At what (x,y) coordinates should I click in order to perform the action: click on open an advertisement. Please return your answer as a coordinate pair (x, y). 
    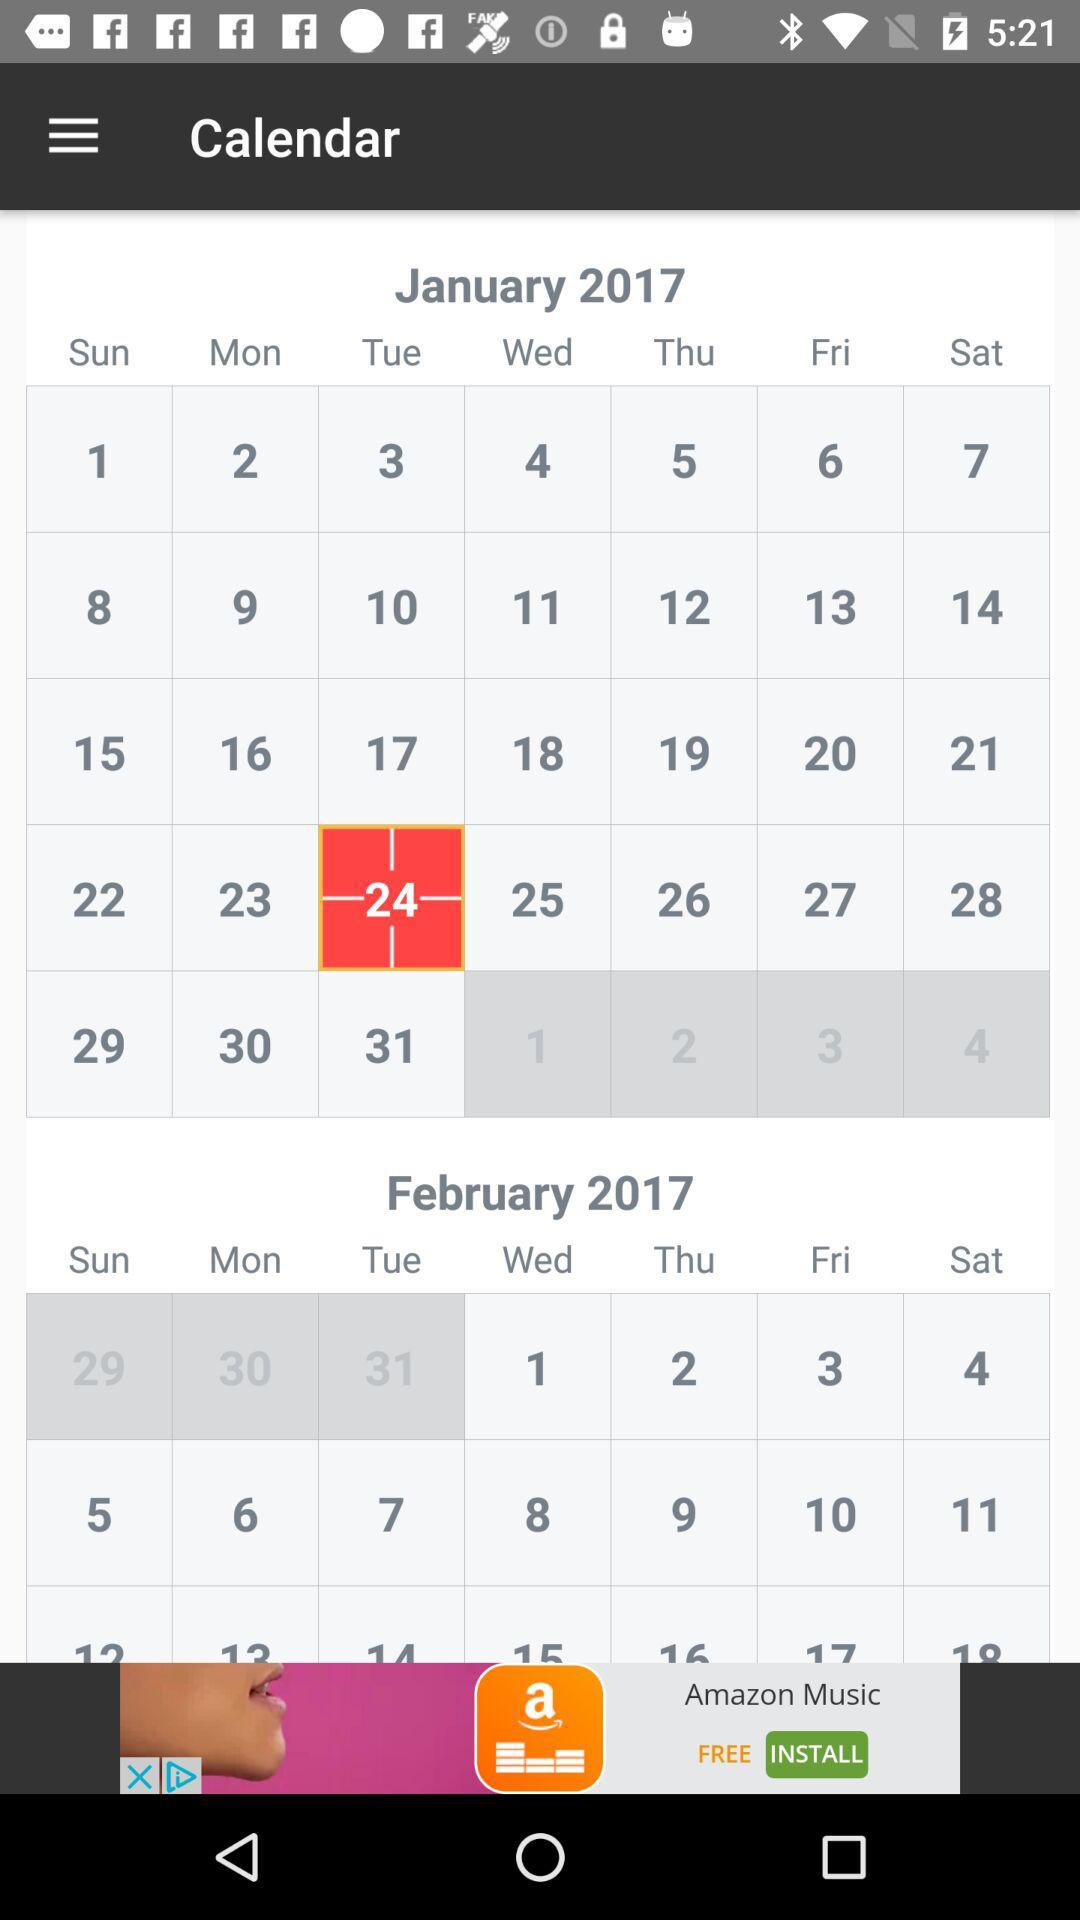
    Looking at the image, I should click on (540, 1727).